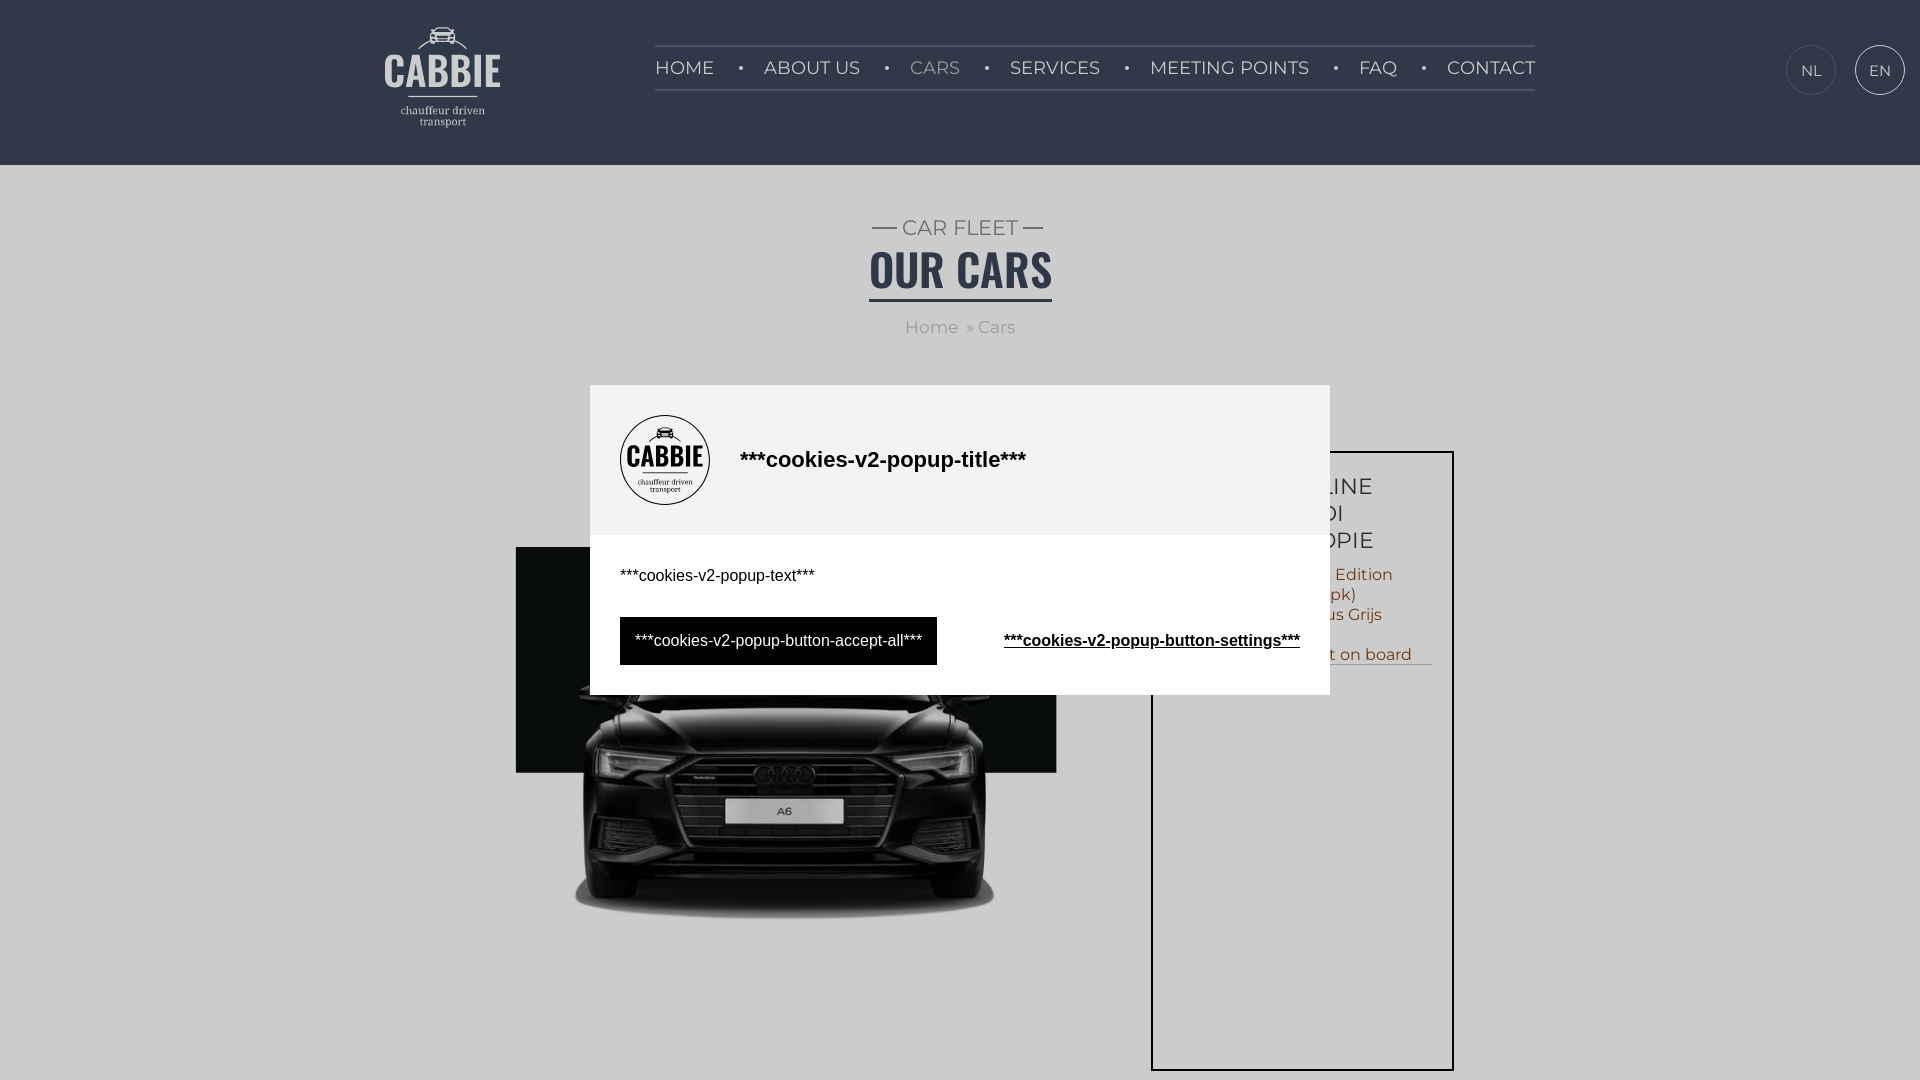 The height and width of the screenshot is (1080, 1920). Describe the element at coordinates (1152, 640) in the screenshot. I see `'***cookies-v2-popup-button-settings***'` at that location.